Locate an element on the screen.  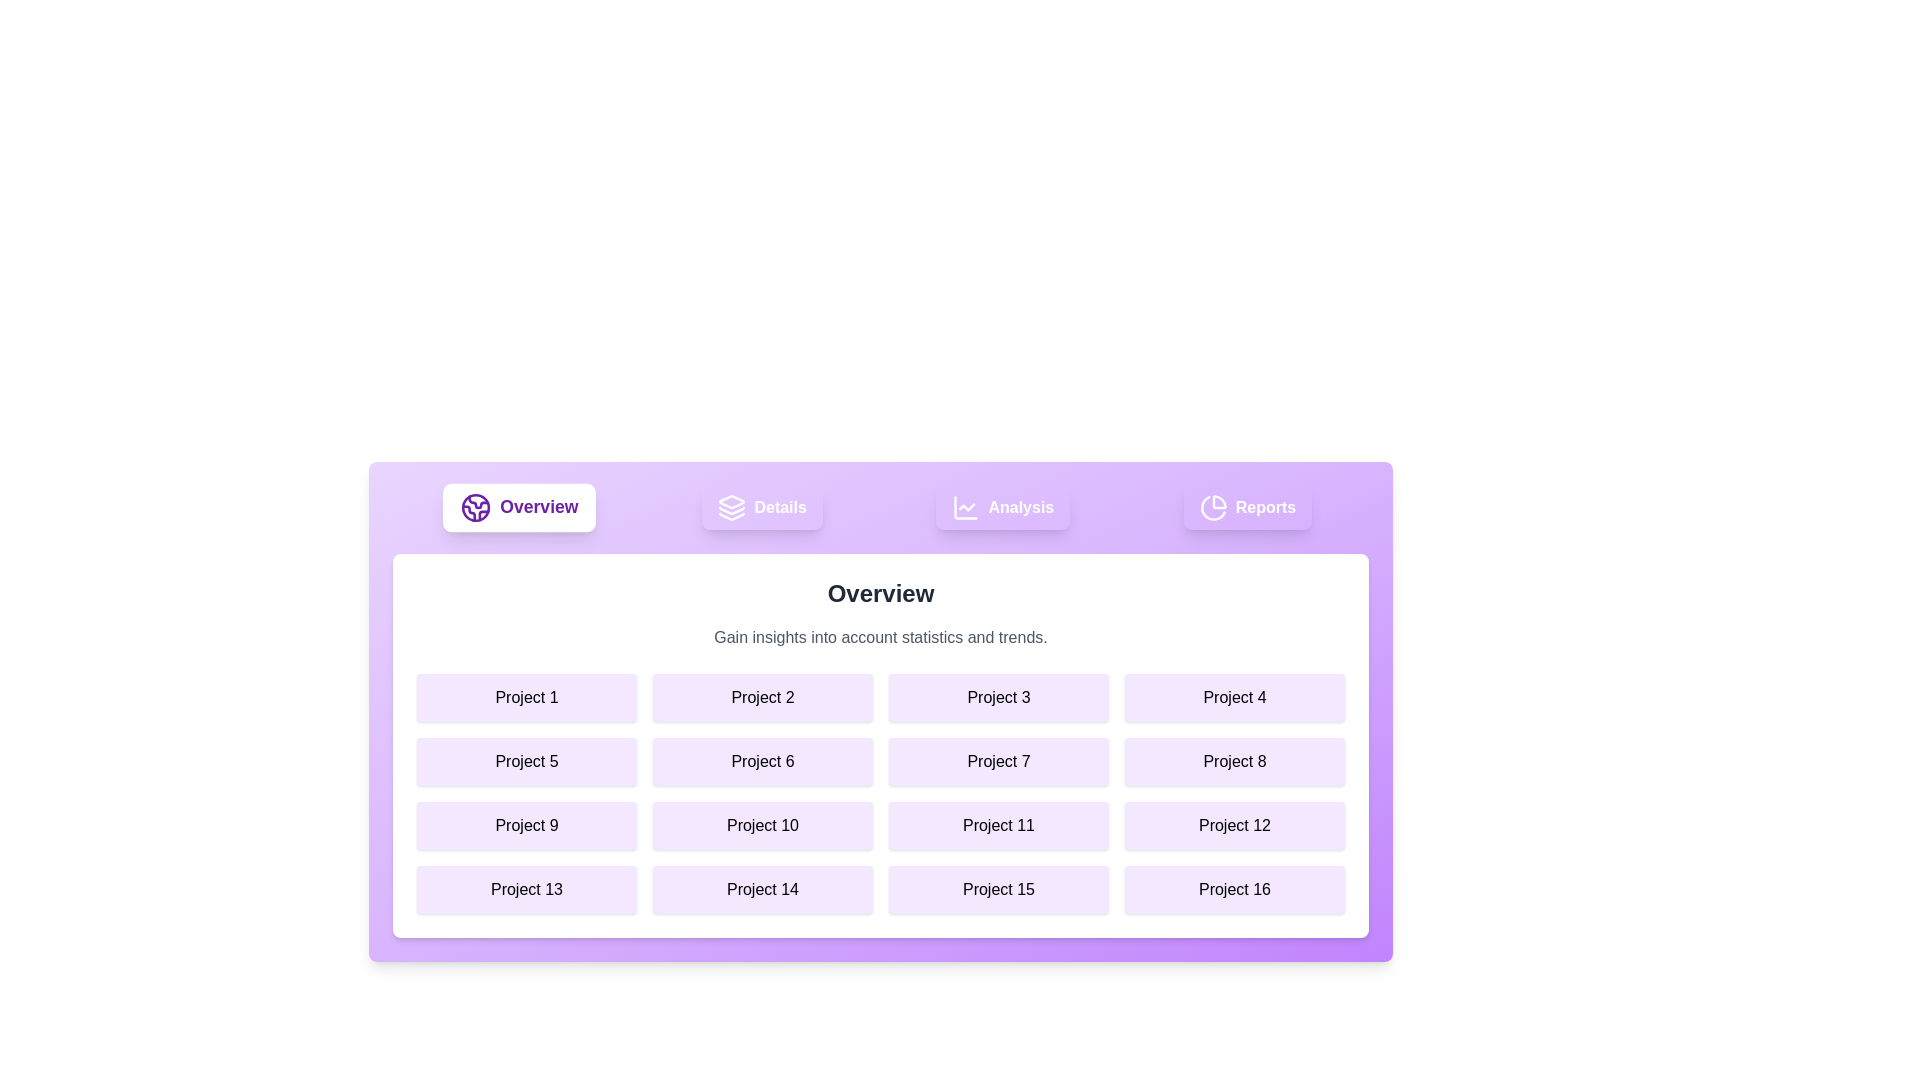
the Details tab by clicking on its button is located at coordinates (761, 507).